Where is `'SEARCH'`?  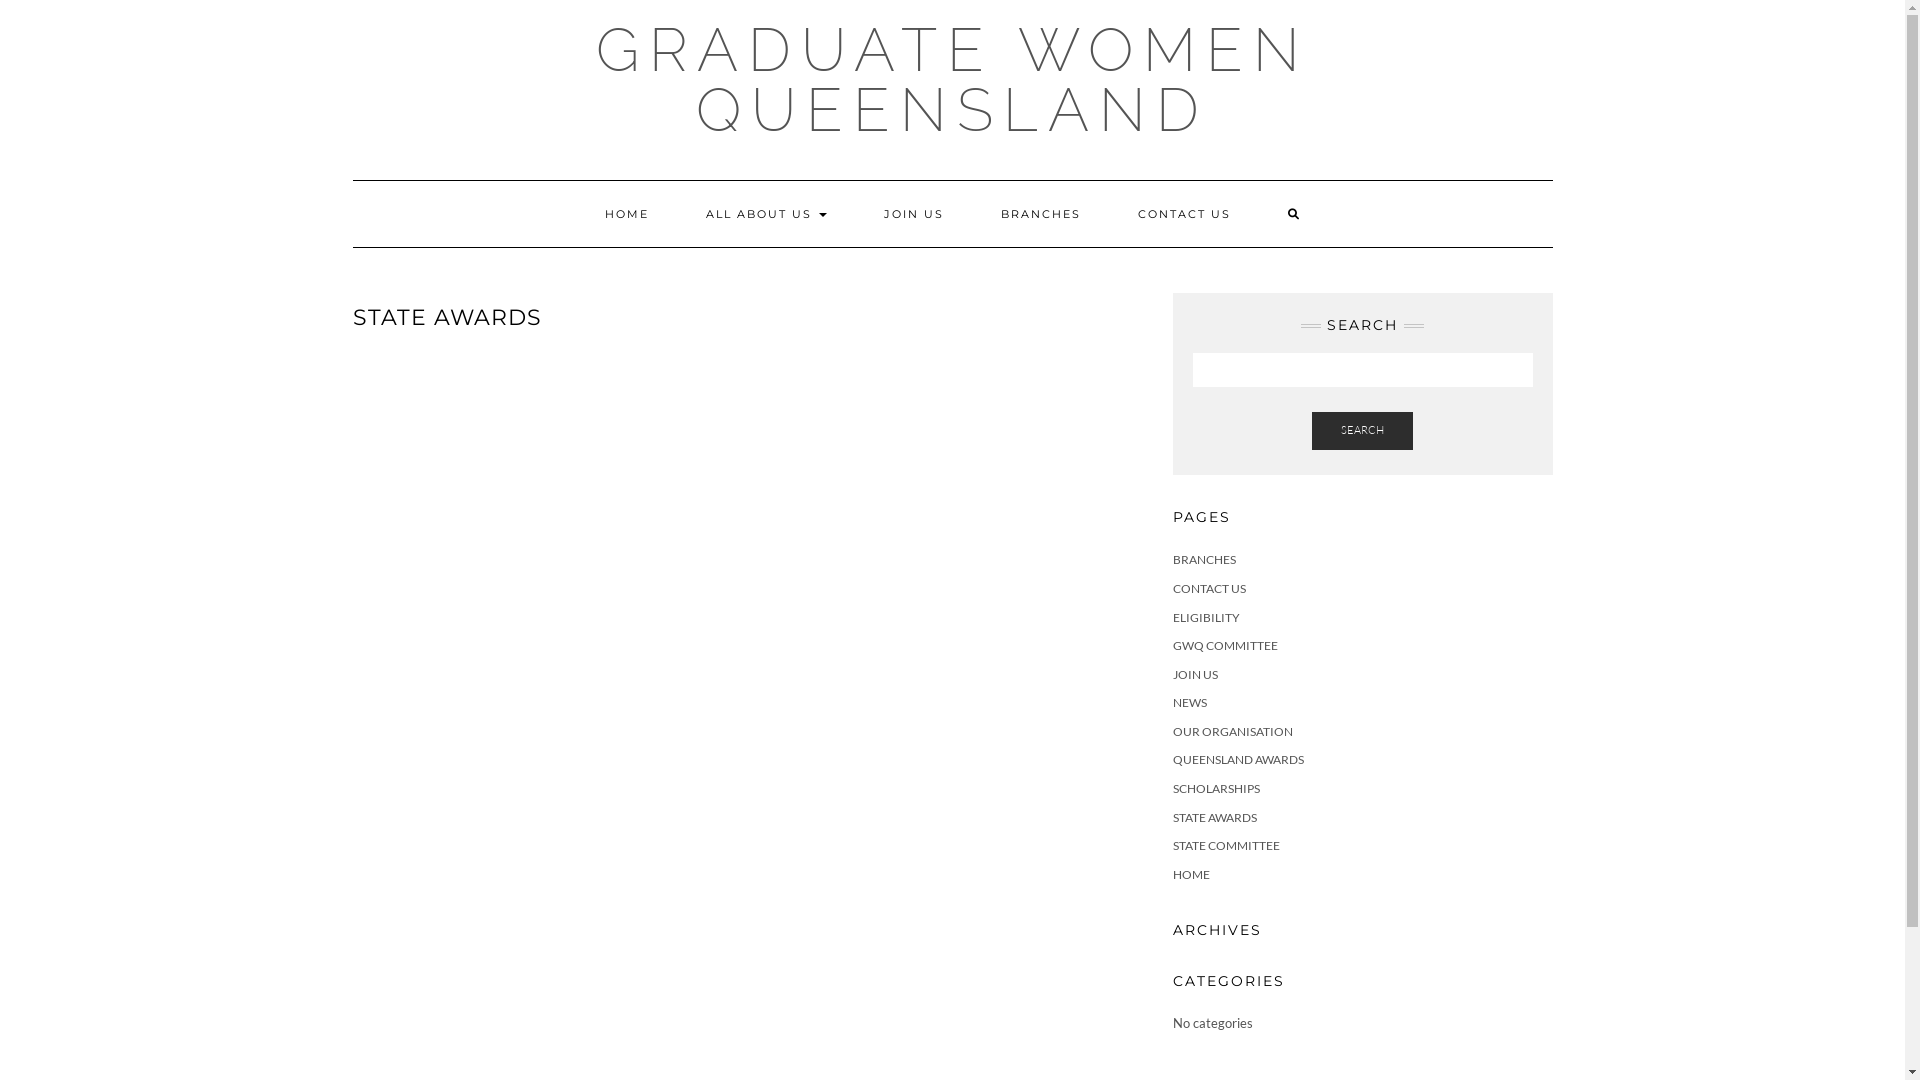
'SEARCH' is located at coordinates (1311, 430).